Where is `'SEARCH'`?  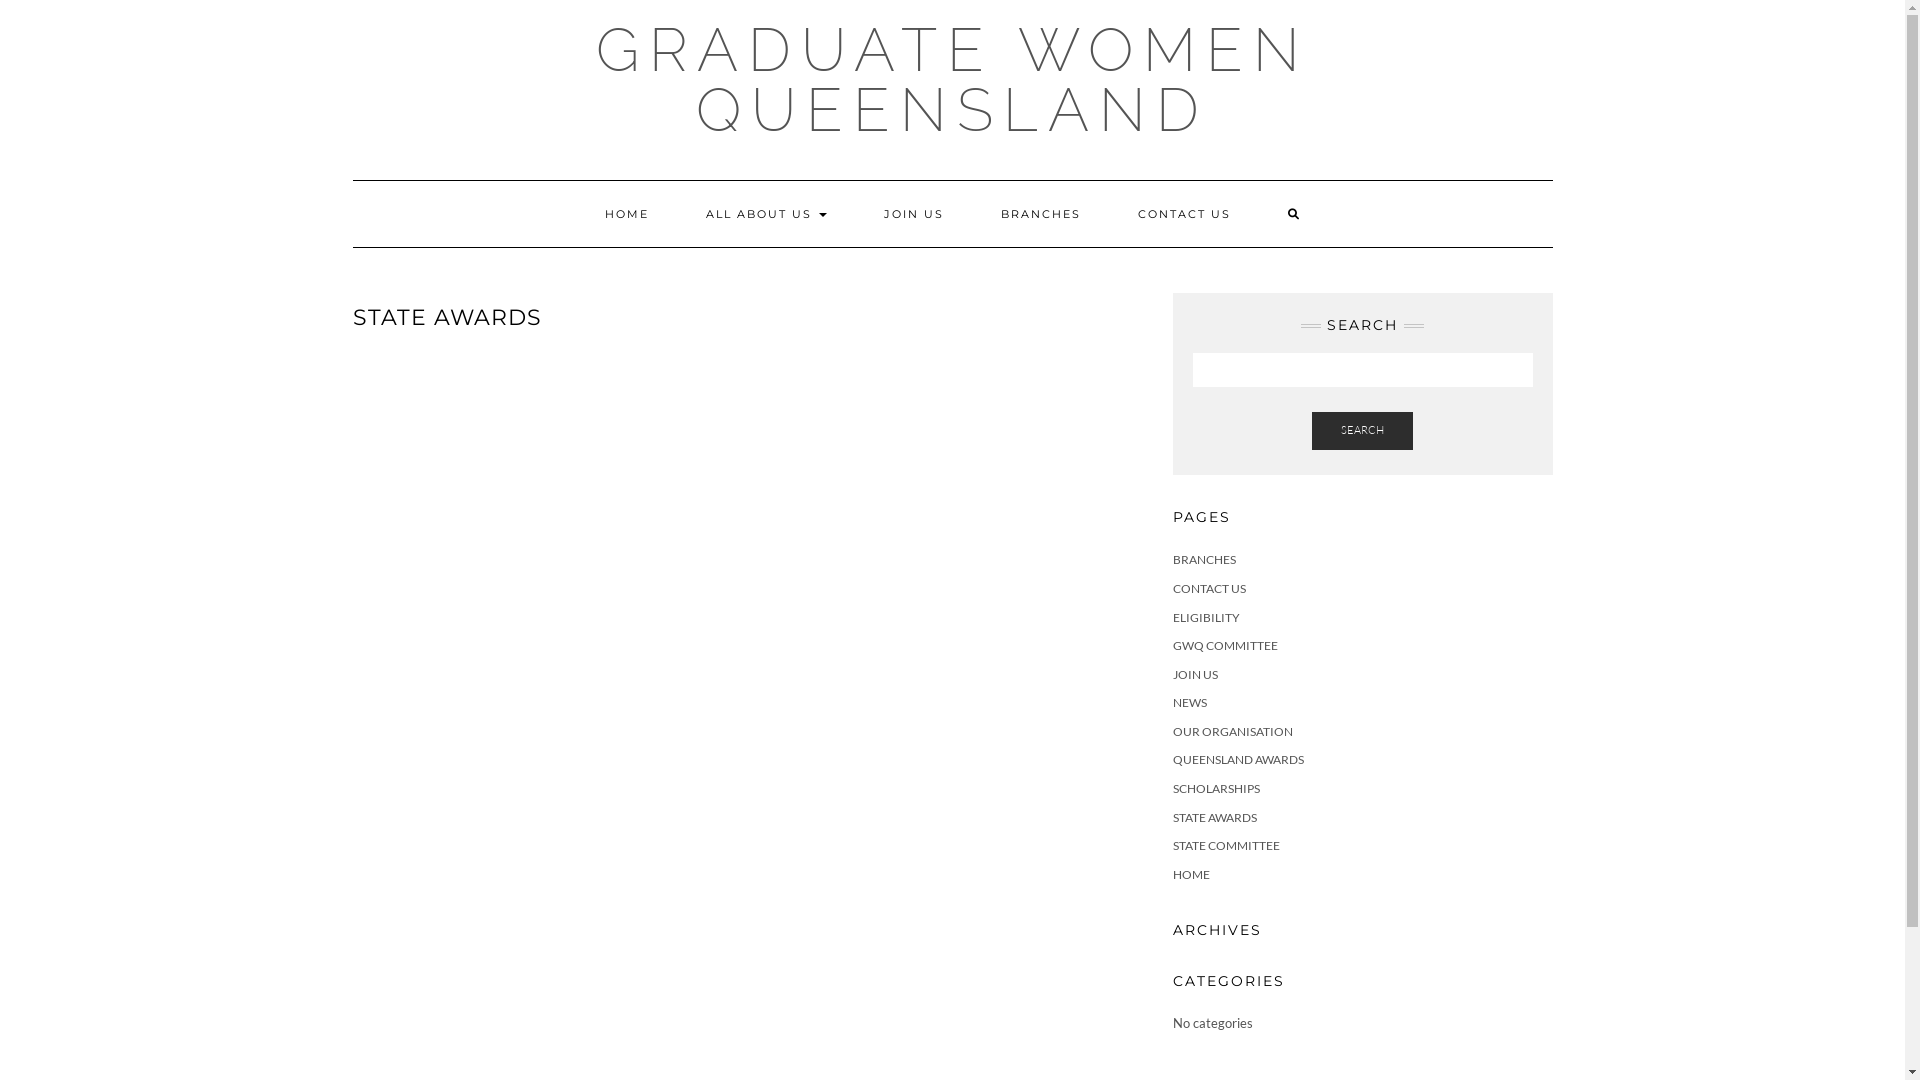
'SEARCH' is located at coordinates (1311, 430).